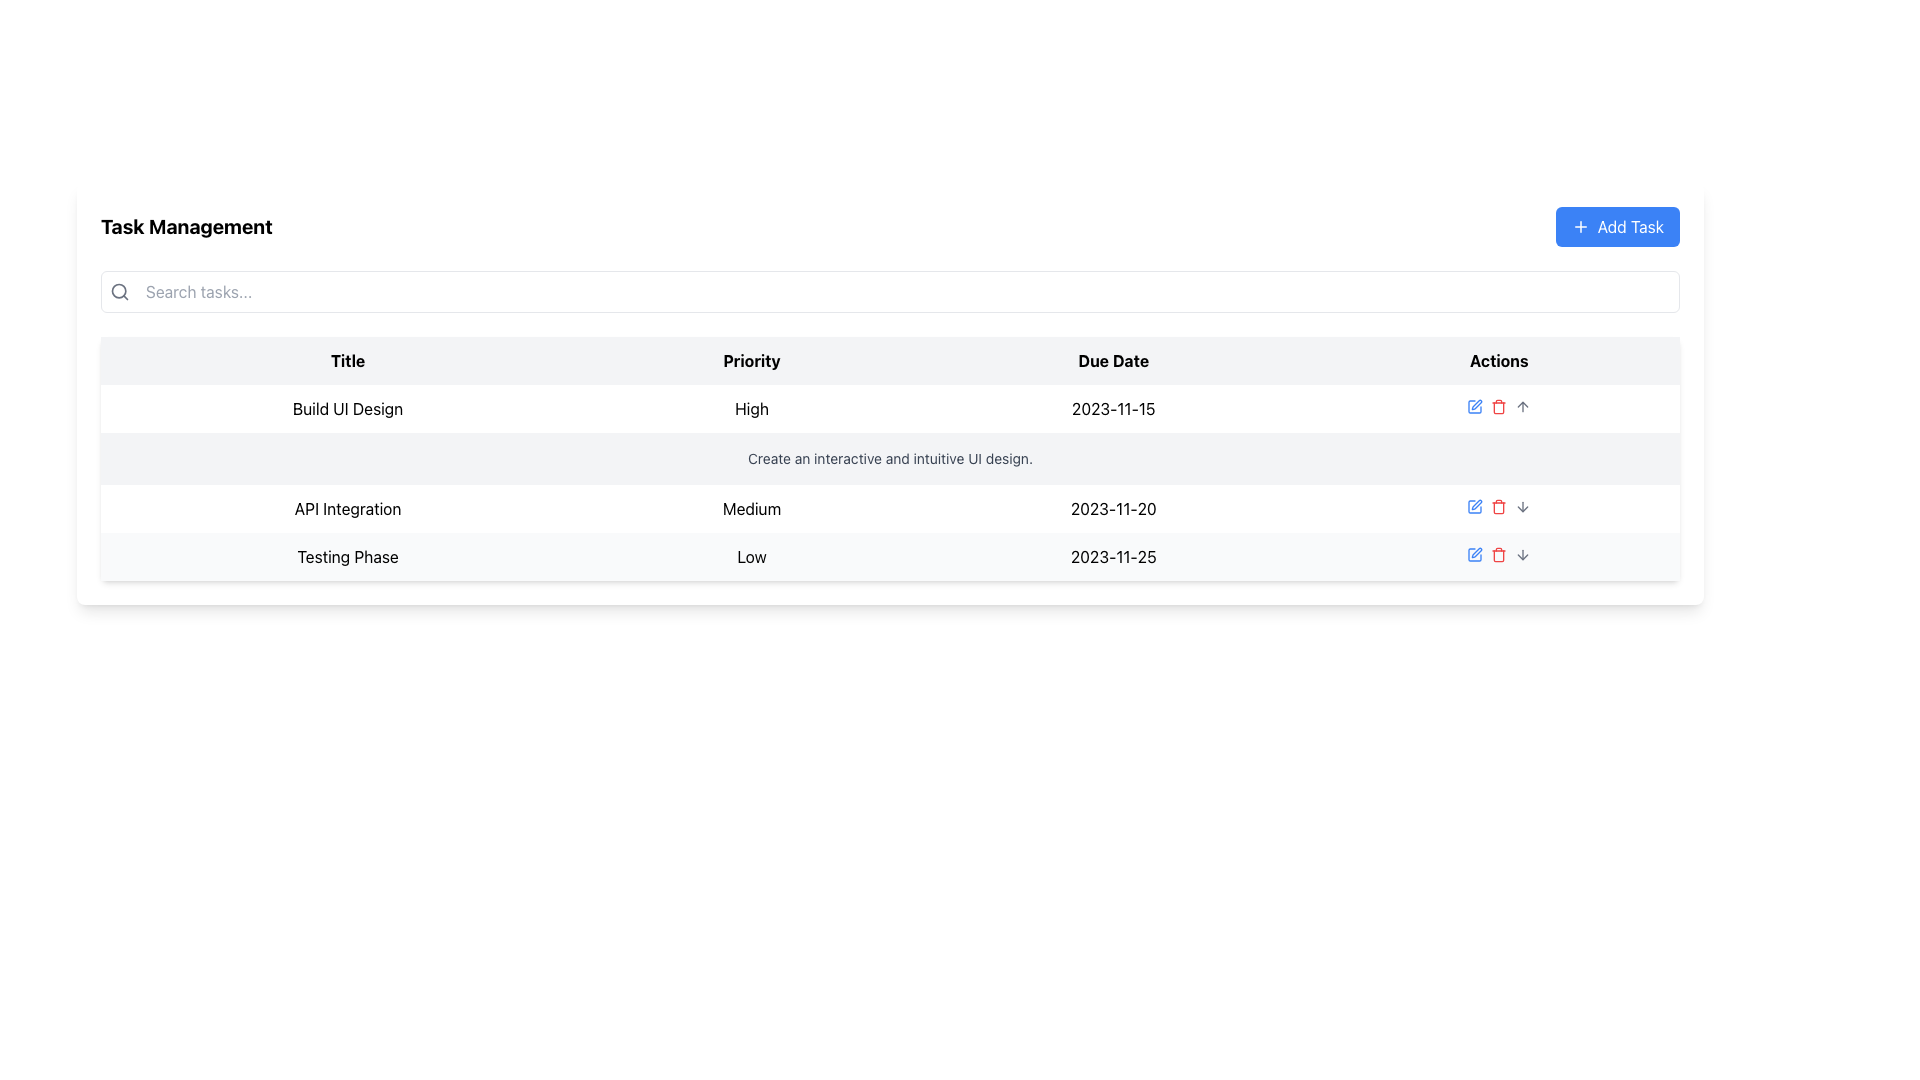  What do you see at coordinates (1499, 505) in the screenshot?
I see `the delete button in the 'Actions' column of the second row of the table` at bounding box center [1499, 505].